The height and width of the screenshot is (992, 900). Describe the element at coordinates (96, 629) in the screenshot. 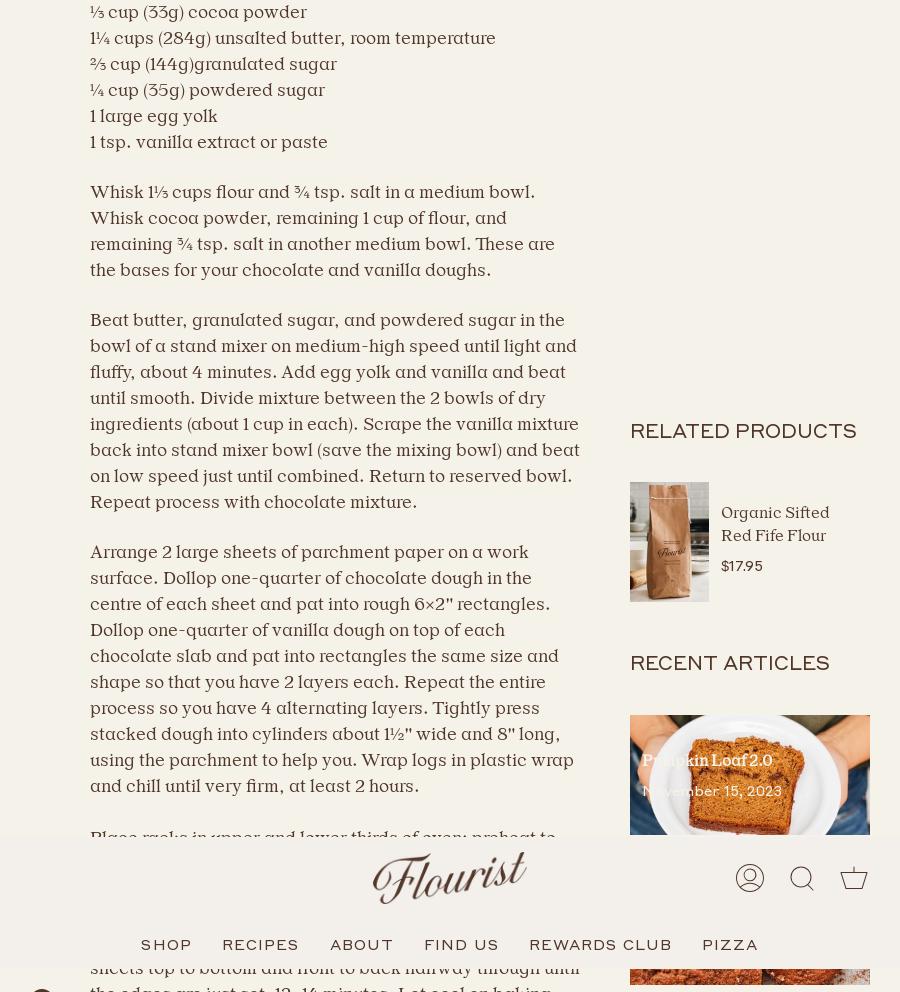

I see `'Privacy Policy'` at that location.